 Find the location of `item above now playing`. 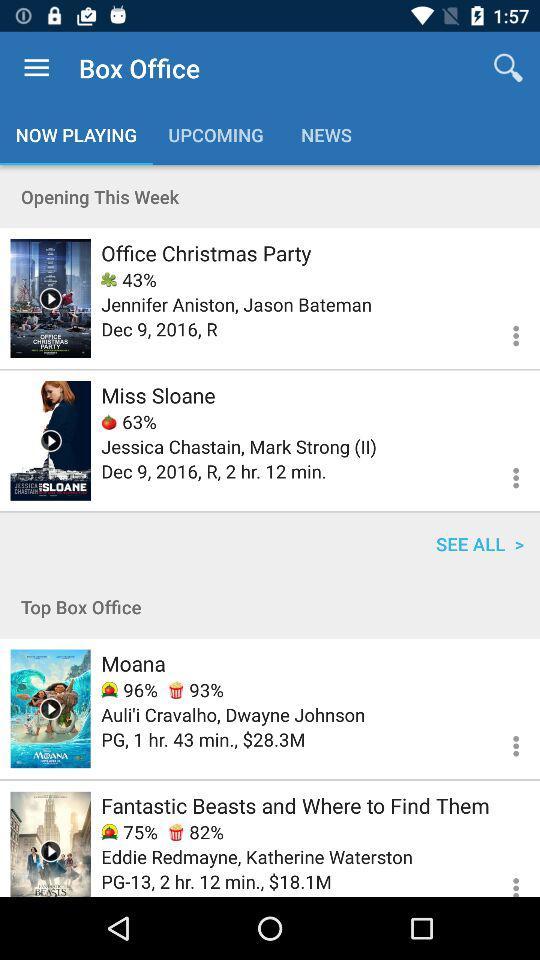

item above now playing is located at coordinates (36, 68).